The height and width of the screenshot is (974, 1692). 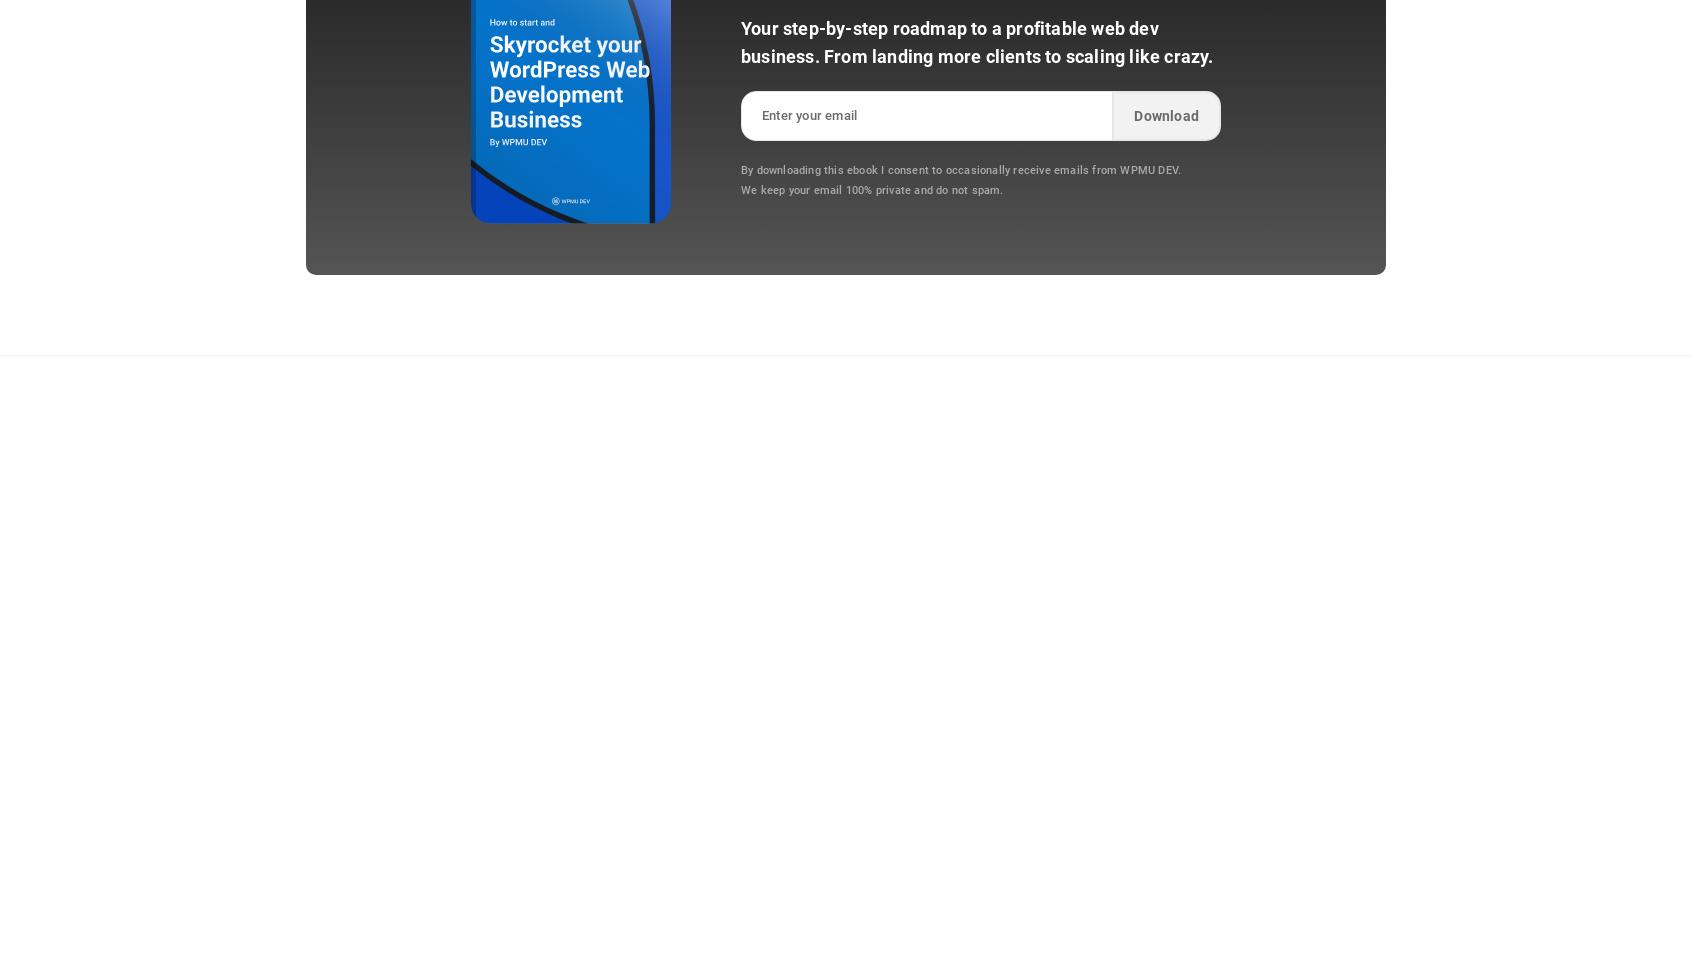 What do you see at coordinates (885, 487) in the screenshot?
I see `'Automation'` at bounding box center [885, 487].